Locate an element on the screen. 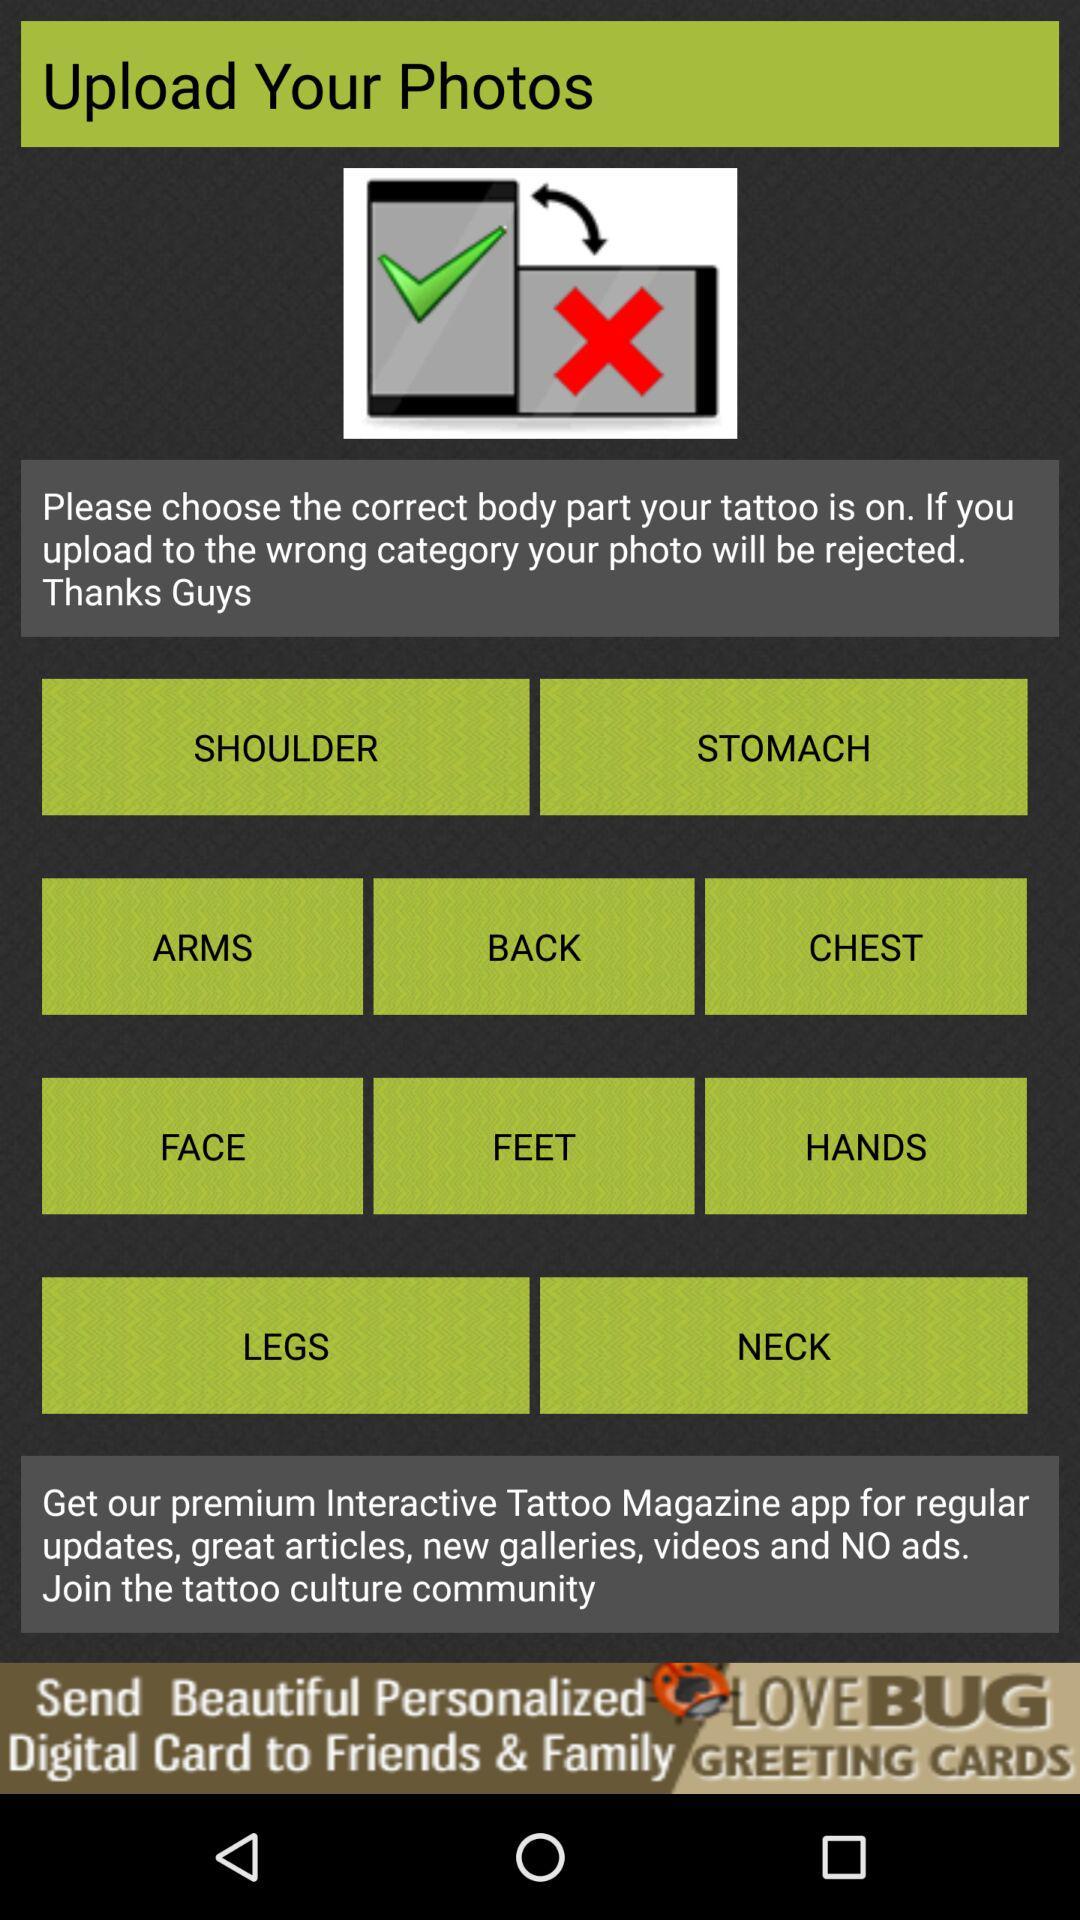  the box that reads the text stomach is located at coordinates (782, 746).